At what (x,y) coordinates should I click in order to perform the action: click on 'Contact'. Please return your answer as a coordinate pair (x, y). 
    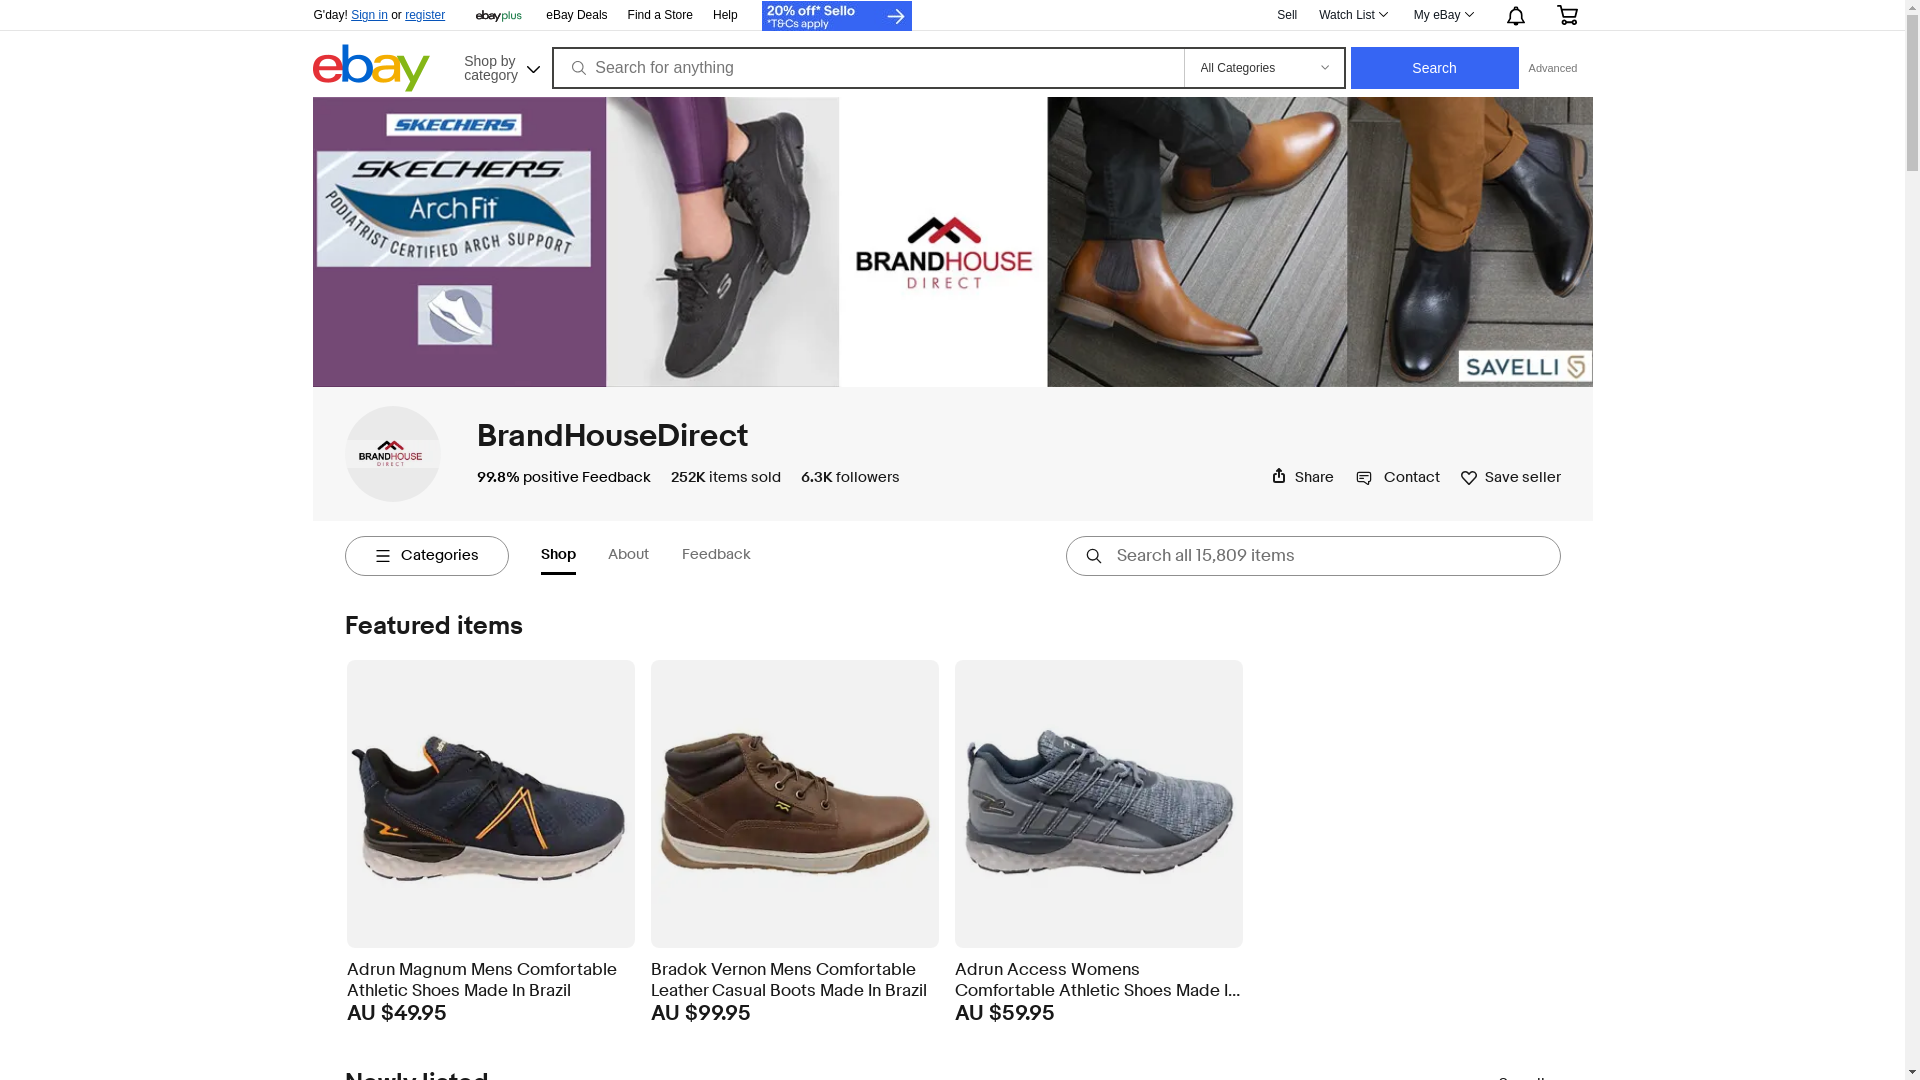
    Looking at the image, I should click on (1356, 477).